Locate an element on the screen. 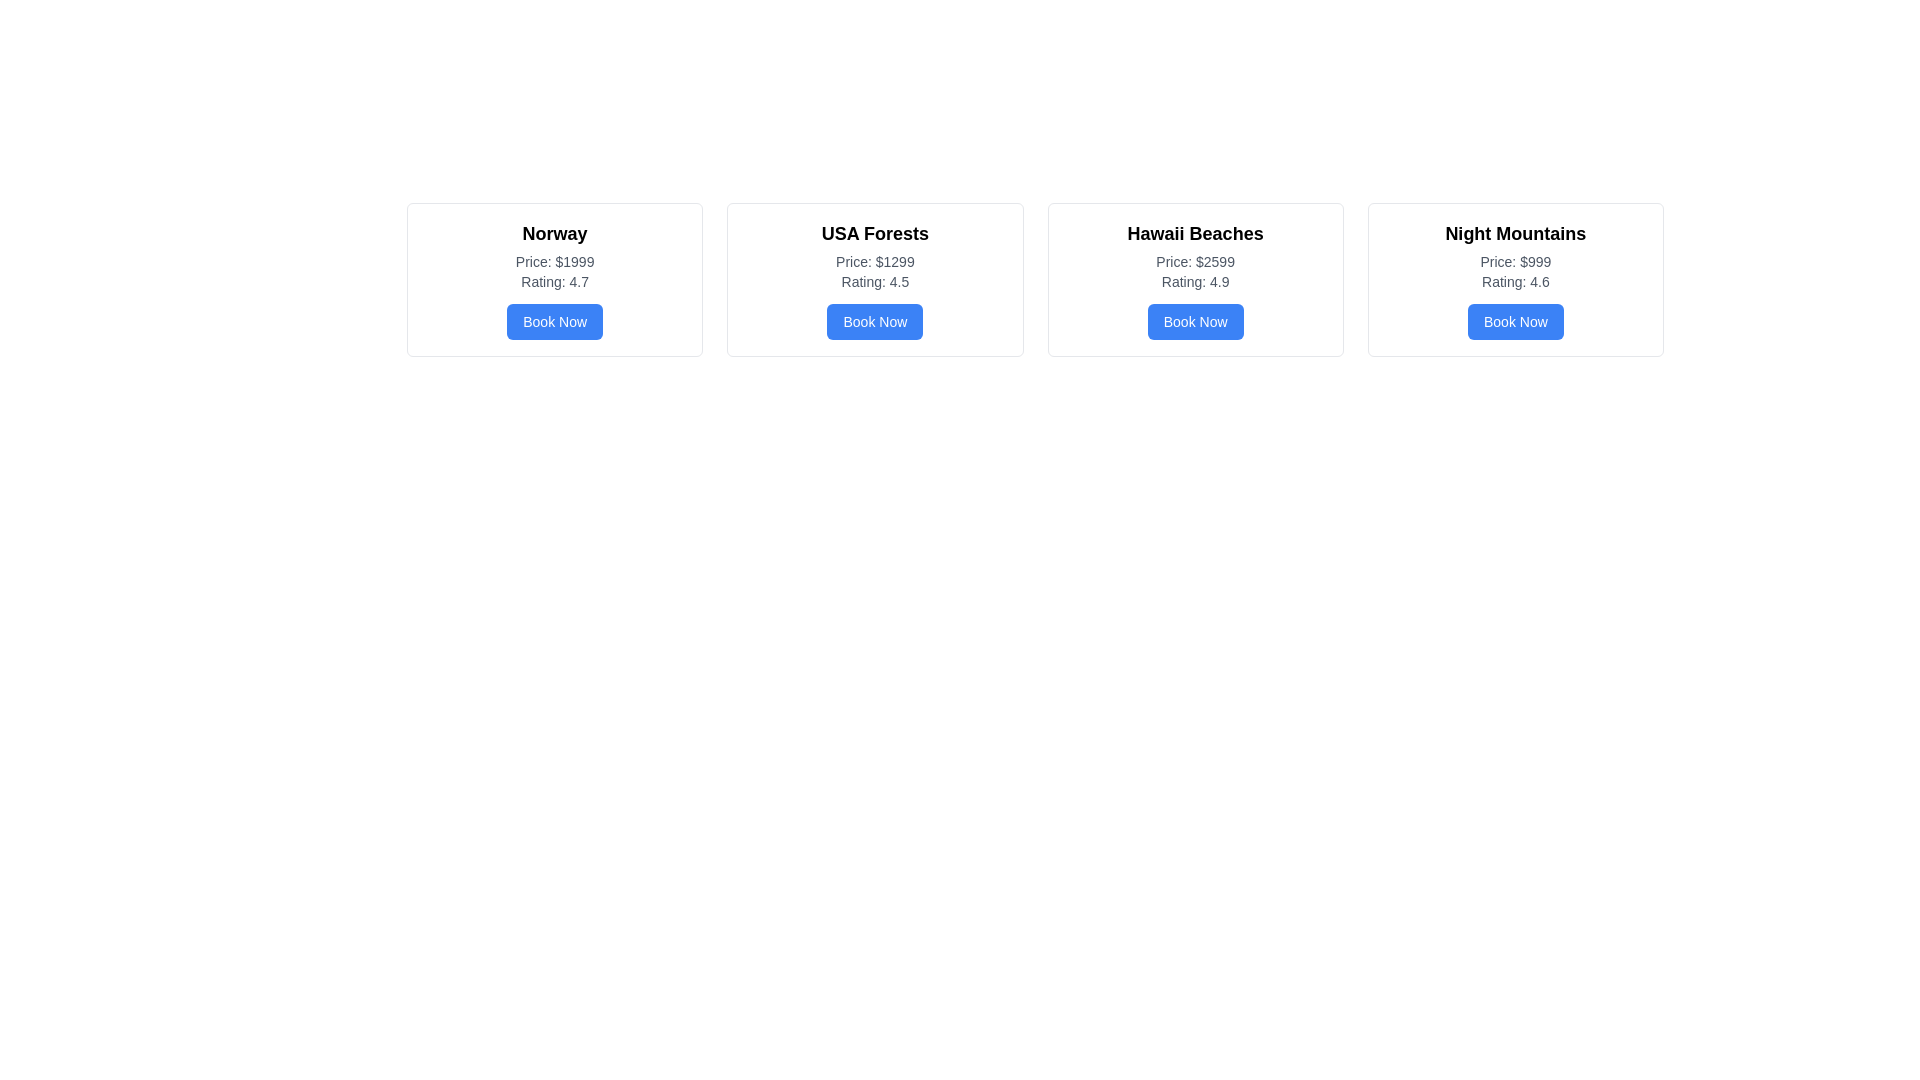  the Text Label displaying the title of the travel destination in the fourth card of the horizontal series is located at coordinates (1515, 233).